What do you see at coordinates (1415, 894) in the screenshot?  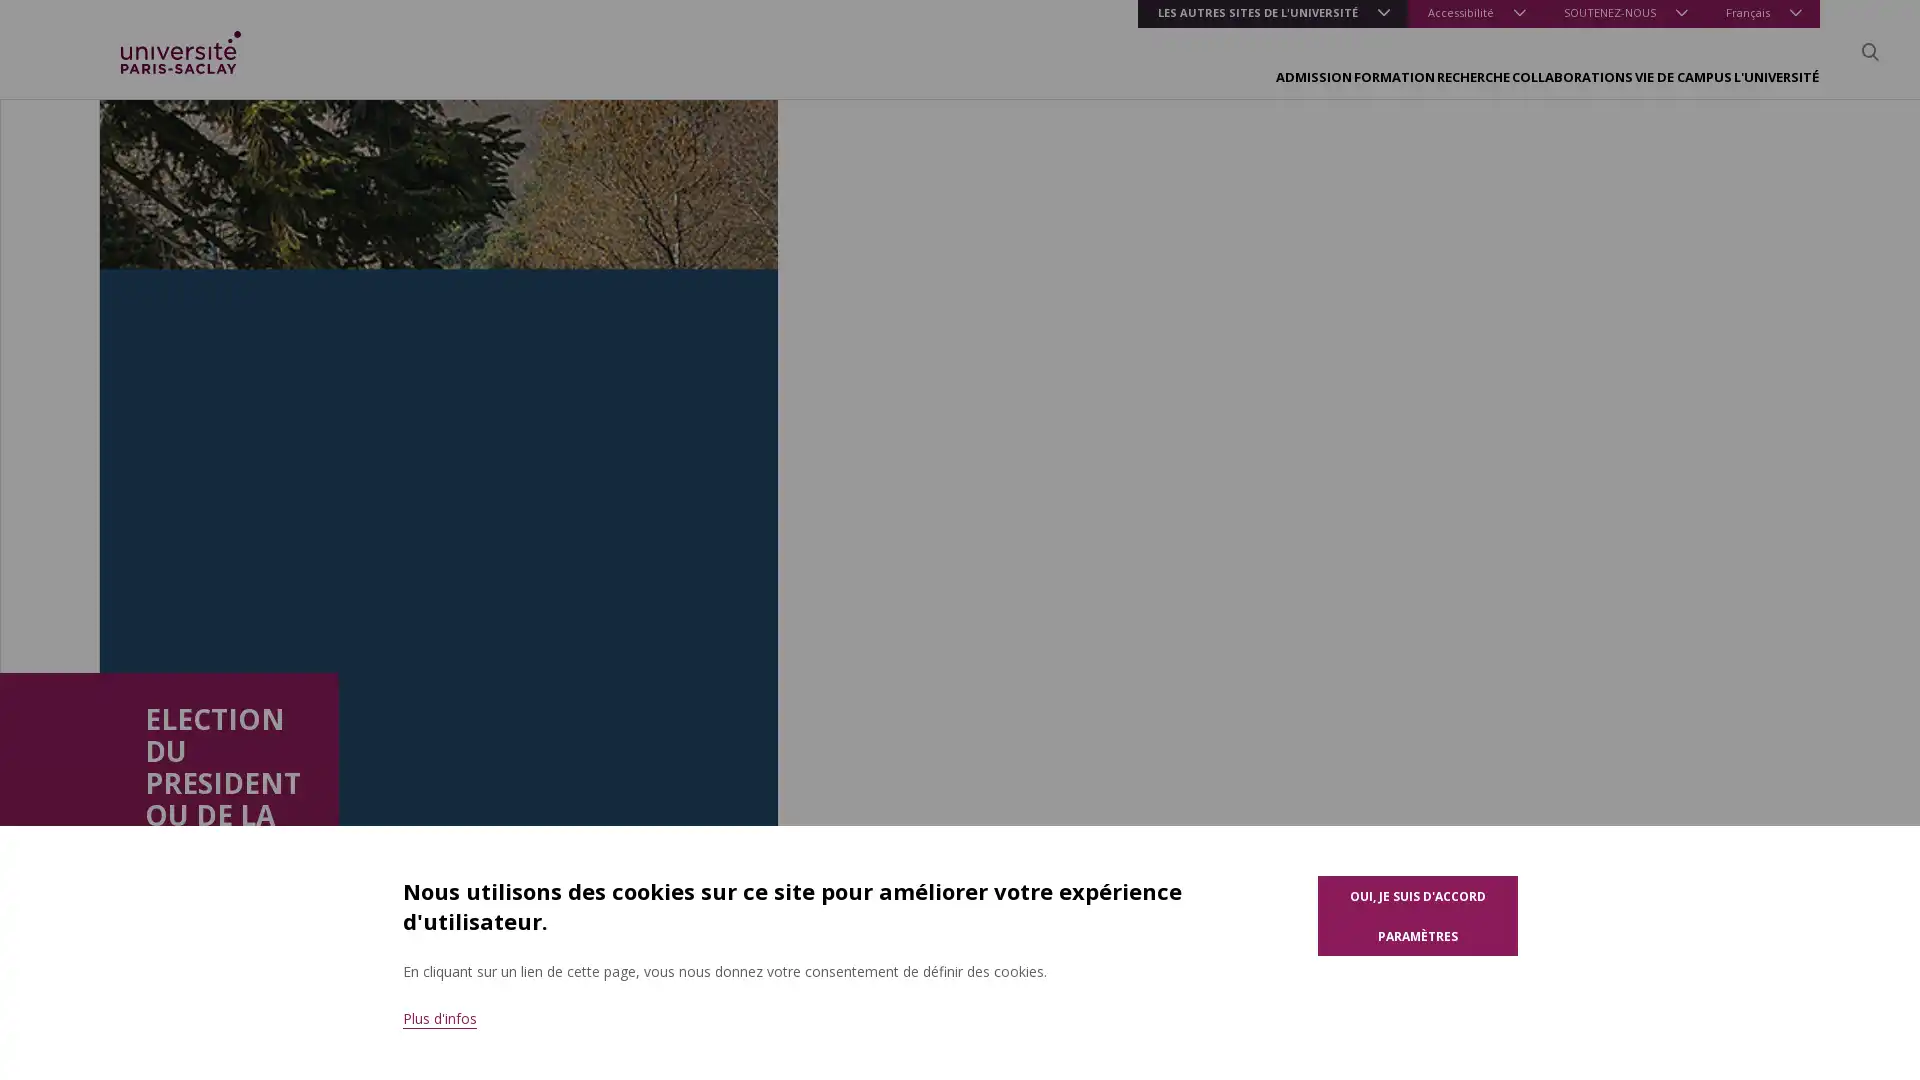 I see `Oui, je suis d'accord pour l'utilisation de cookies` at bounding box center [1415, 894].